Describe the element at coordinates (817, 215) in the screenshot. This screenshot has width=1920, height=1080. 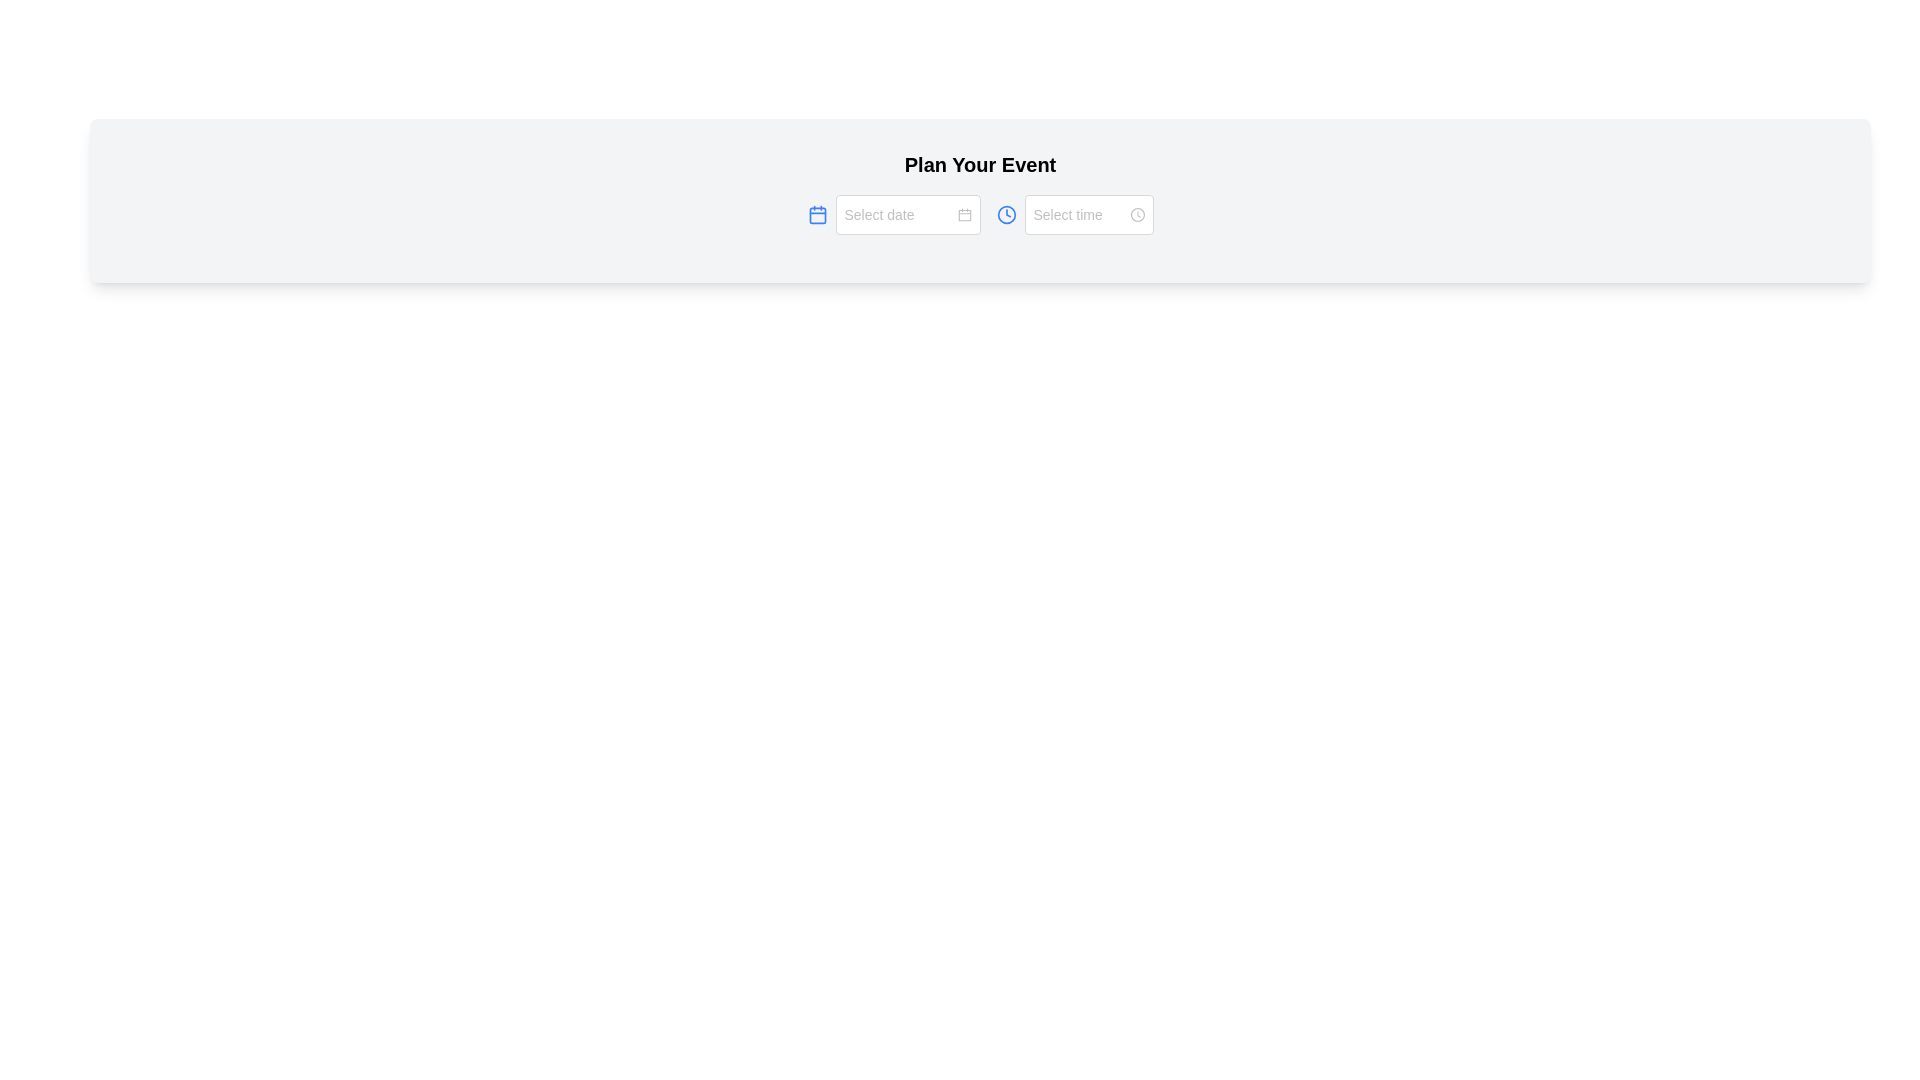
I see `the styling of the central square portion of the calendar icon represented by the SVG Shape (rectangle with rounded corners), which is located to the left of the date picker input field` at that location.